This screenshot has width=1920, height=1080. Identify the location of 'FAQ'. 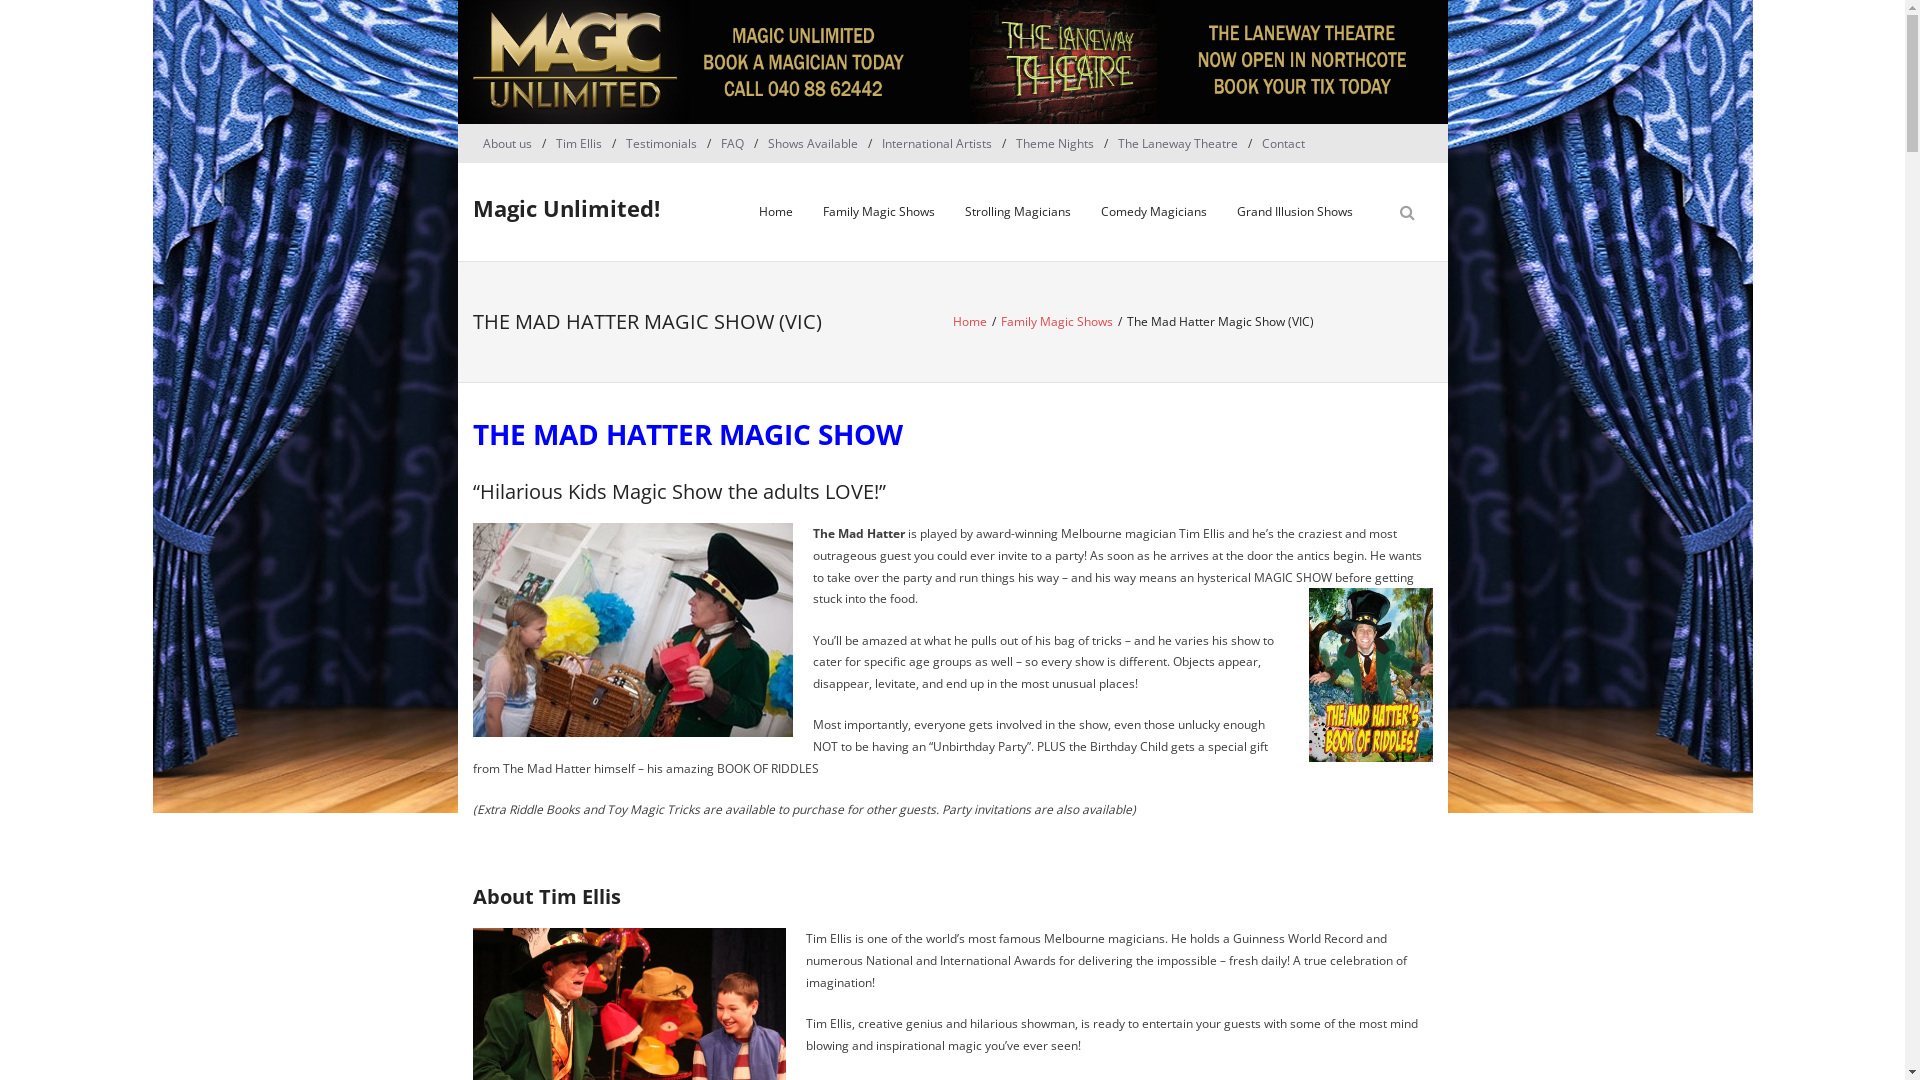
(730, 142).